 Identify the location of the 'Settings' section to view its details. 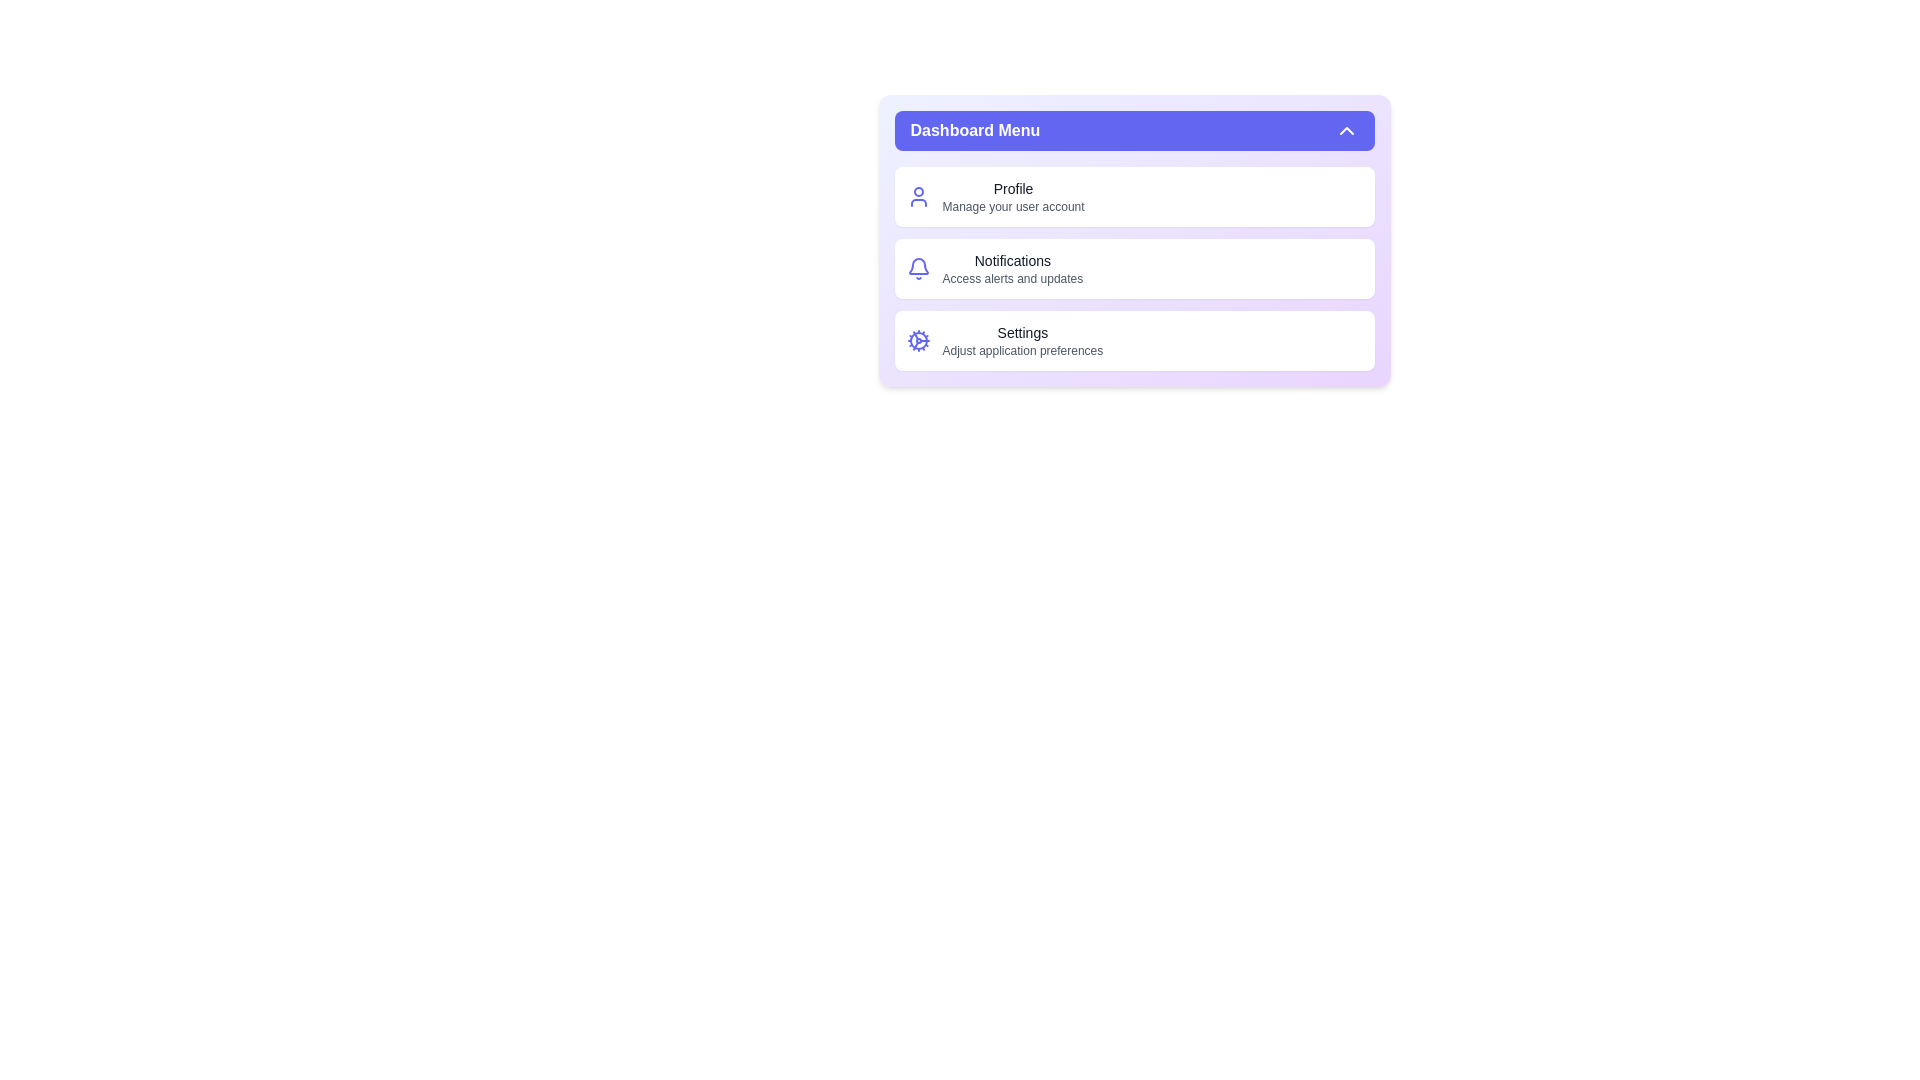
(1134, 339).